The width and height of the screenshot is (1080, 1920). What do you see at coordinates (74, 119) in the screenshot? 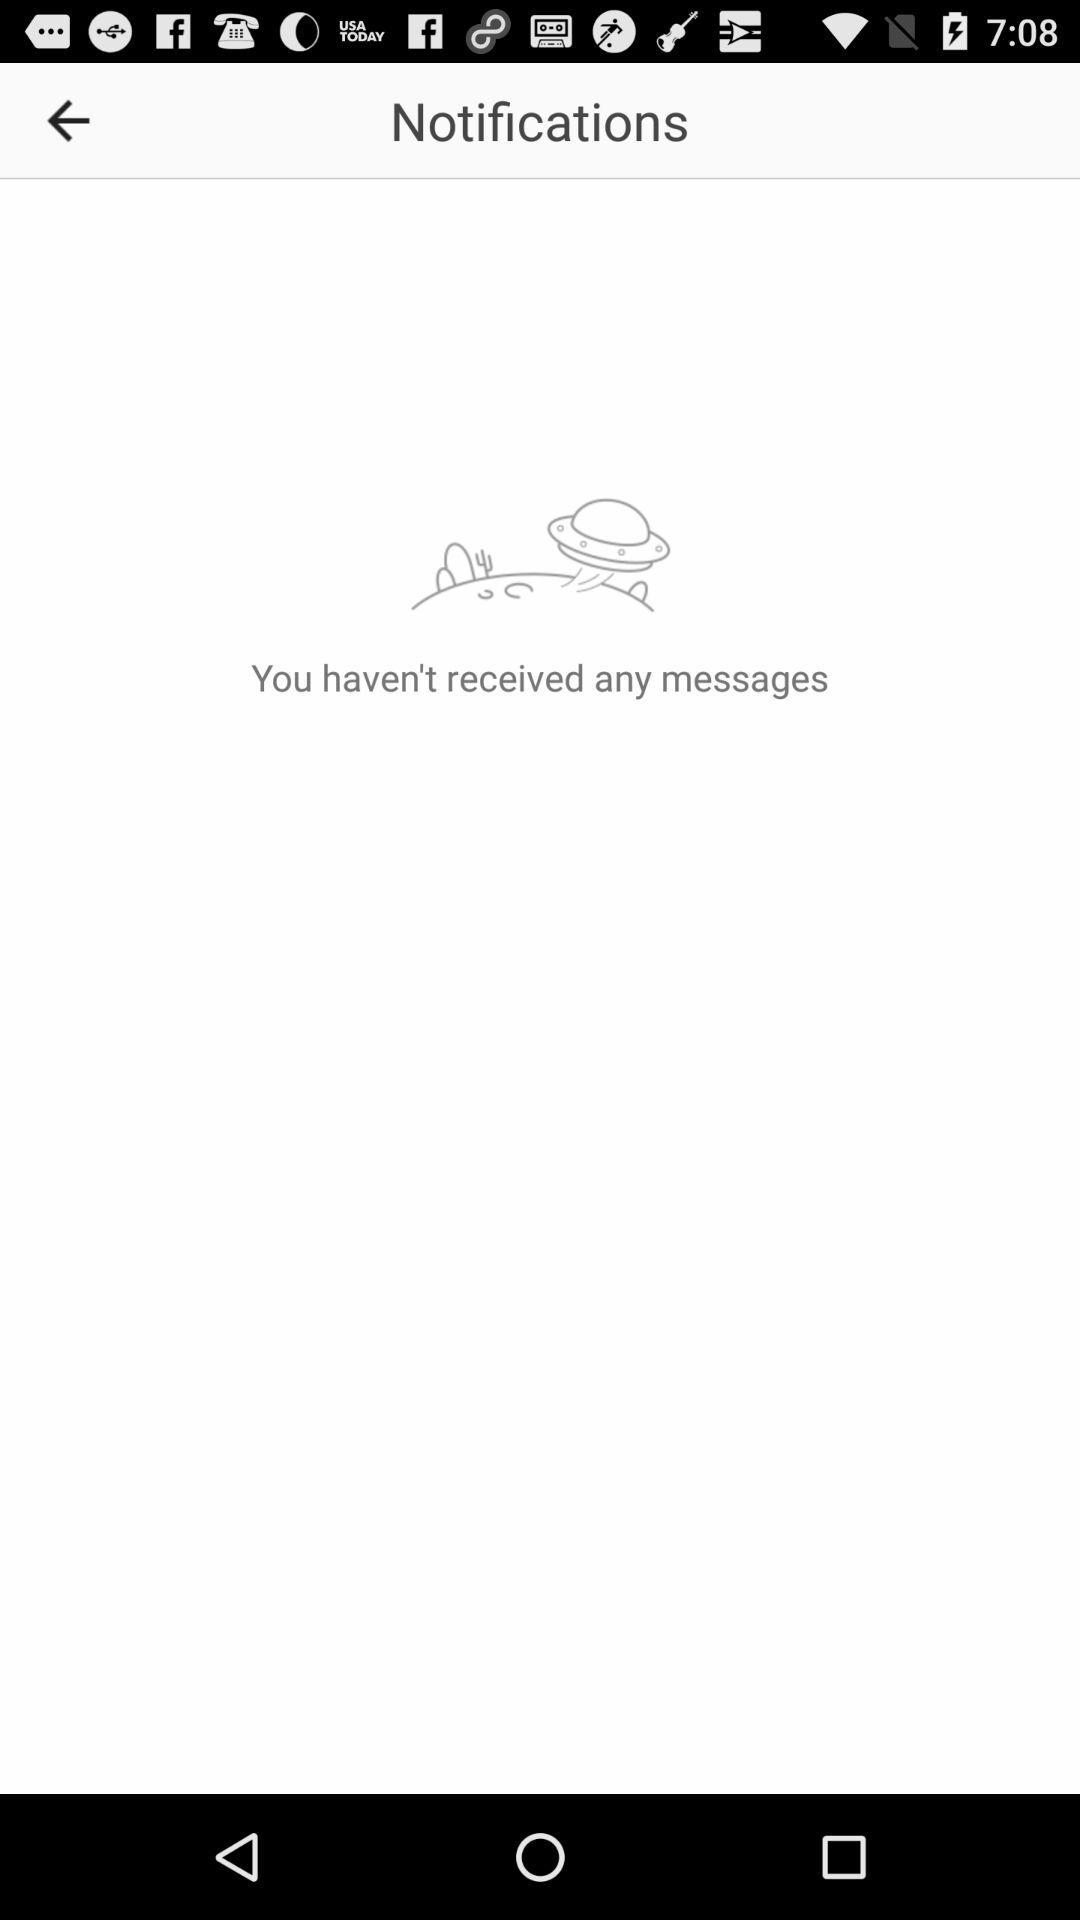
I see `the   at the top left corner` at bounding box center [74, 119].